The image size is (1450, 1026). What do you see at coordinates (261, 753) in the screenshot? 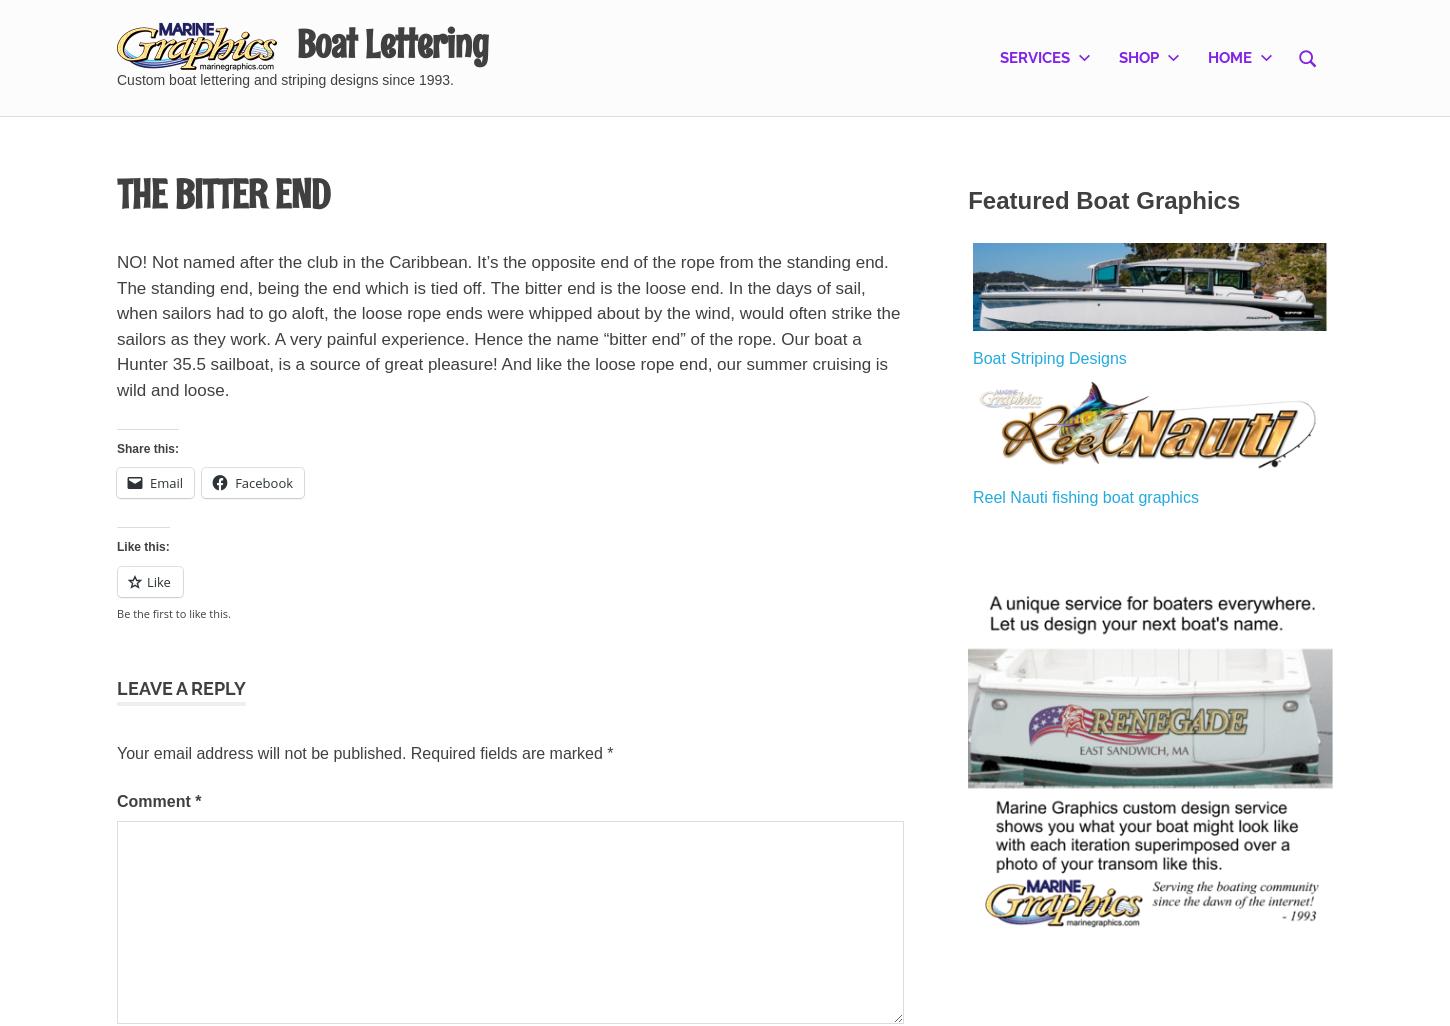
I see `'Your email address will not be published.'` at bounding box center [261, 753].